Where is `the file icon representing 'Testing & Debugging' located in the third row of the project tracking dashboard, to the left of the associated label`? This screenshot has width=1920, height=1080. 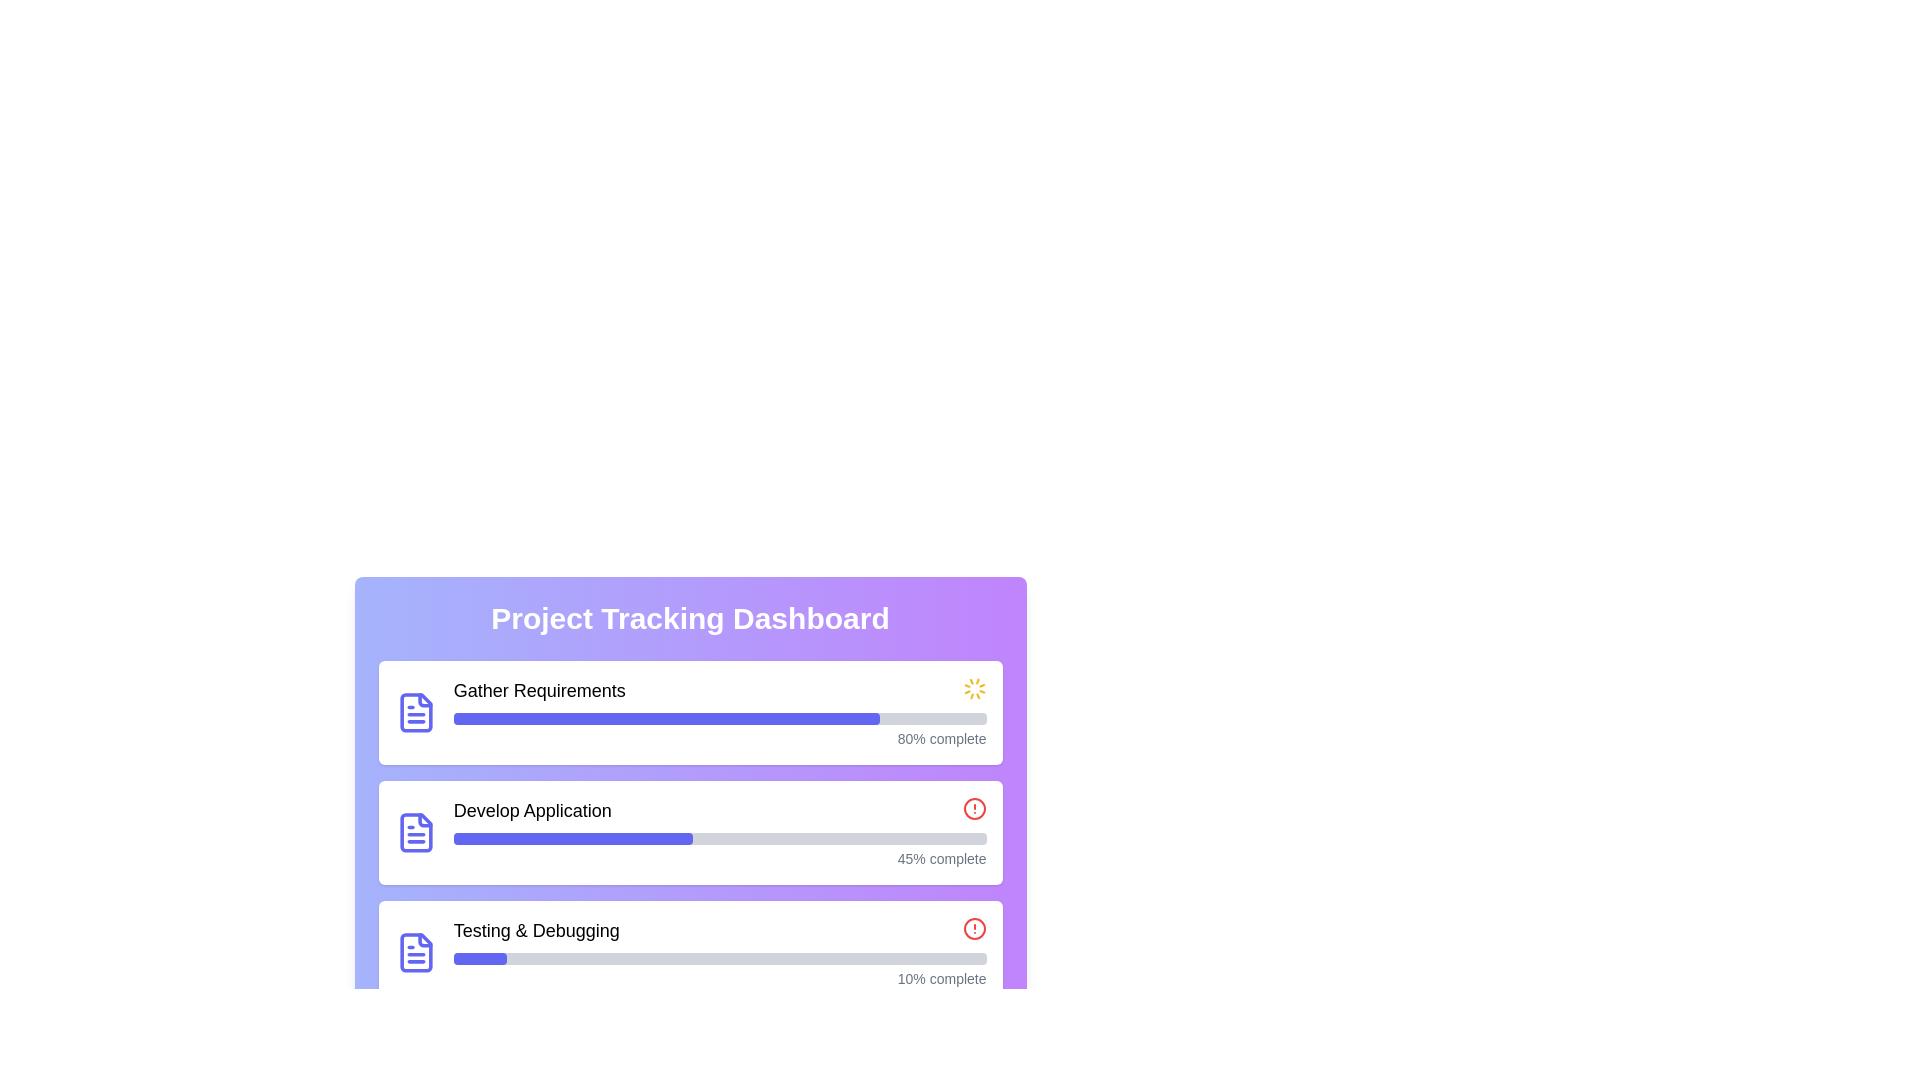 the file icon representing 'Testing & Debugging' located in the third row of the project tracking dashboard, to the left of the associated label is located at coordinates (415, 951).